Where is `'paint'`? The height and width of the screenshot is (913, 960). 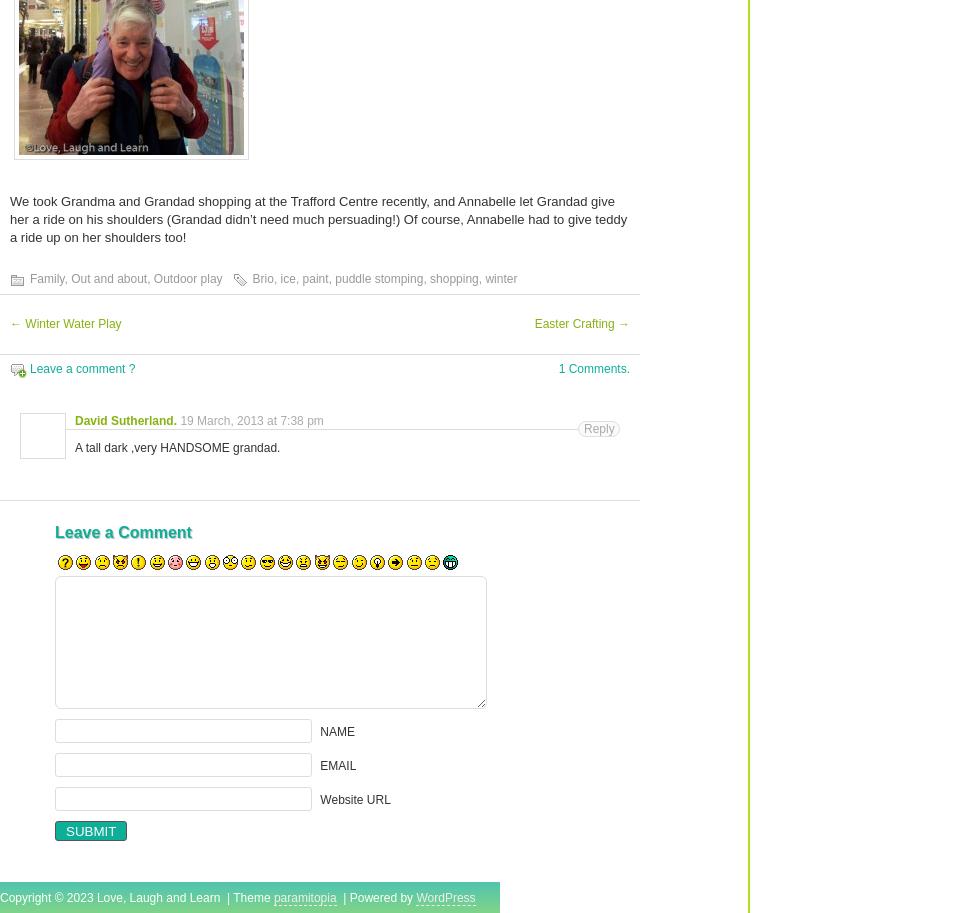 'paint' is located at coordinates (314, 279).